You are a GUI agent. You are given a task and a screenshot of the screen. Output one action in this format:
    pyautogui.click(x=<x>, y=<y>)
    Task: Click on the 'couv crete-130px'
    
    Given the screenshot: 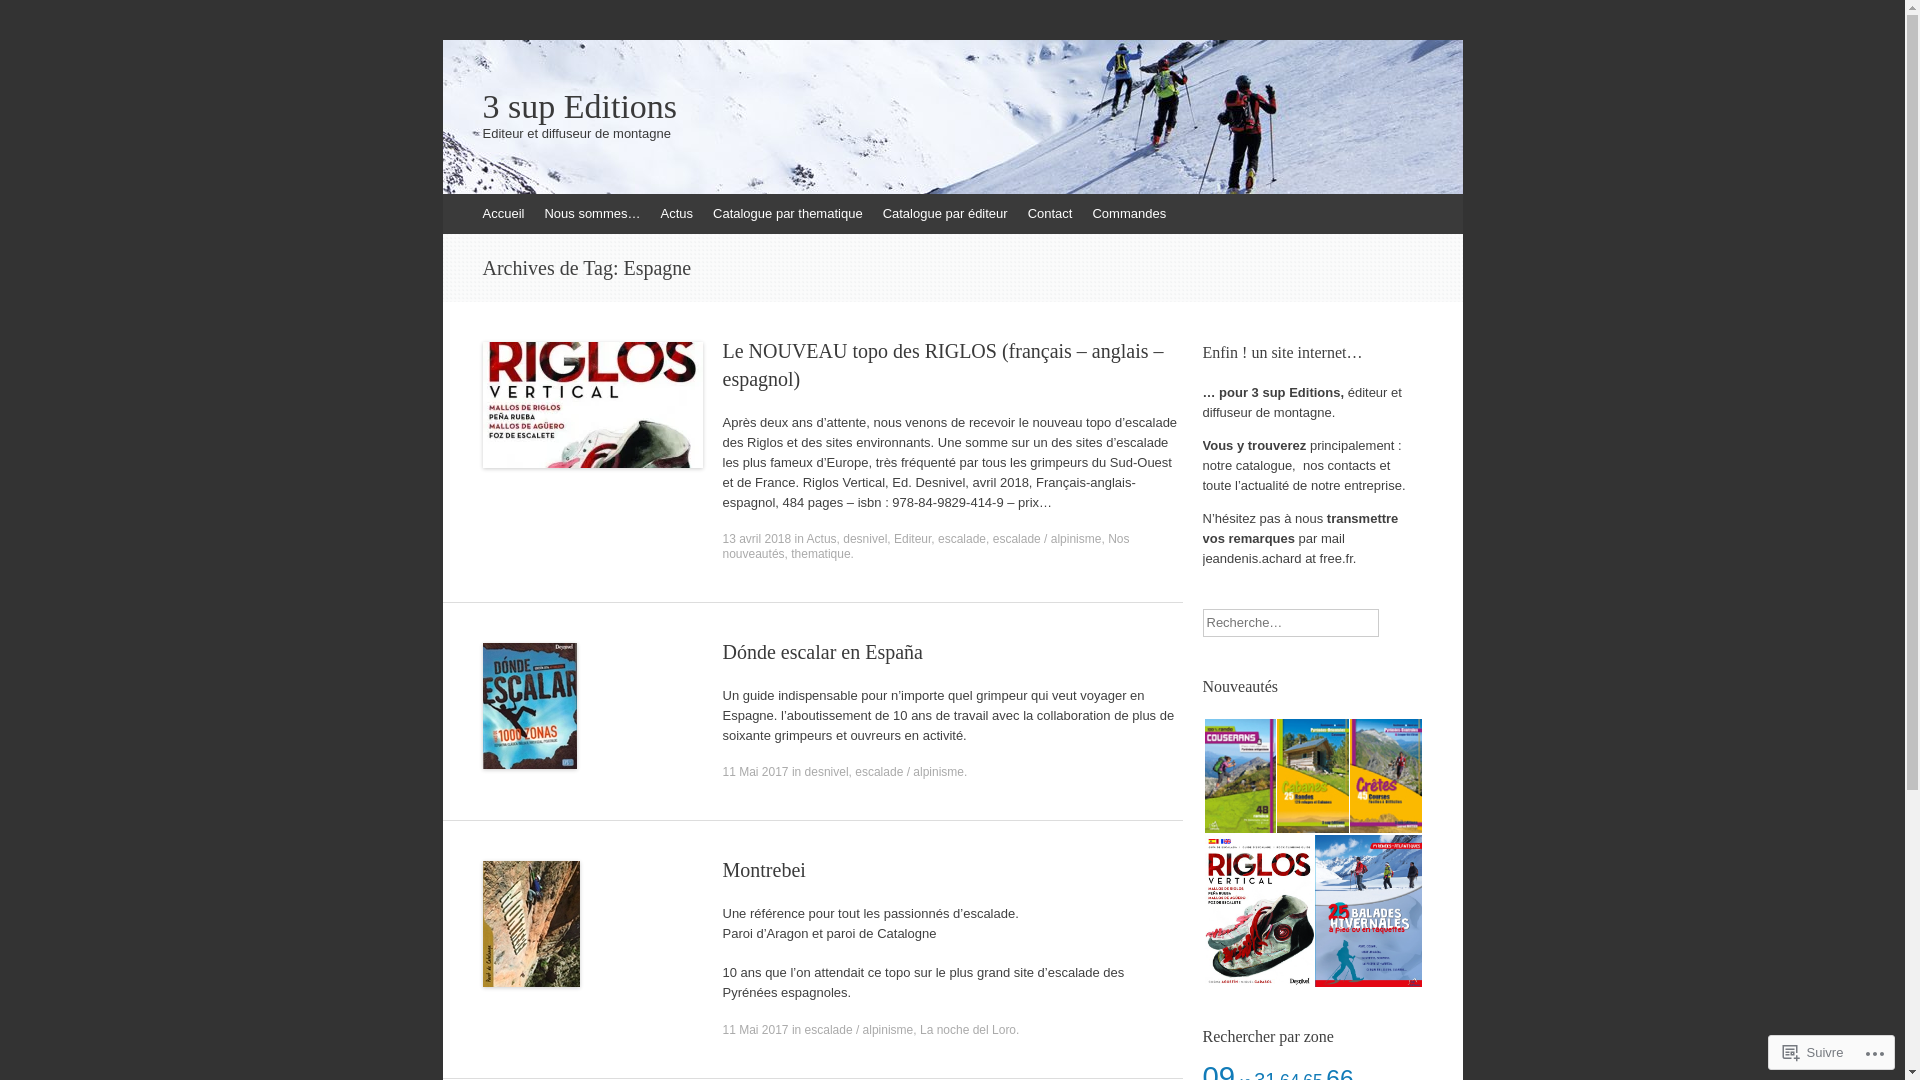 What is the action you would take?
    pyautogui.click(x=1349, y=775)
    